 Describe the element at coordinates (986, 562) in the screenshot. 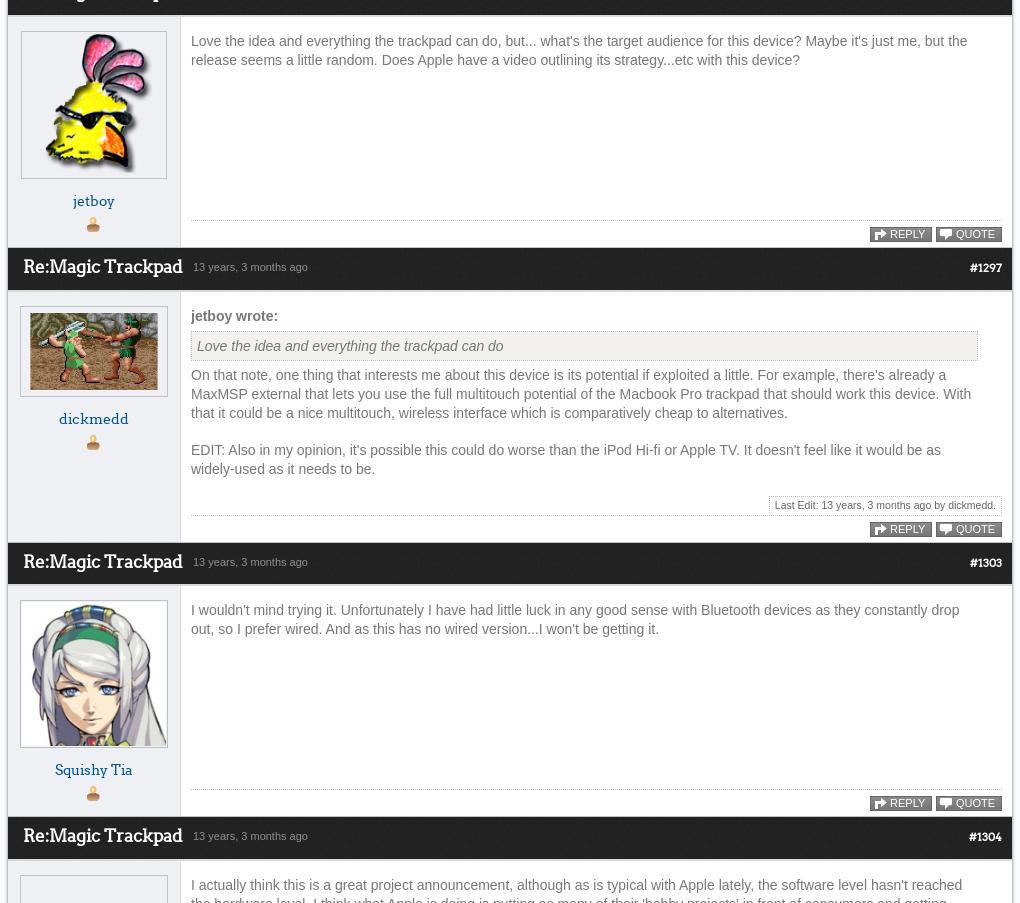

I see `'#1303'` at that location.